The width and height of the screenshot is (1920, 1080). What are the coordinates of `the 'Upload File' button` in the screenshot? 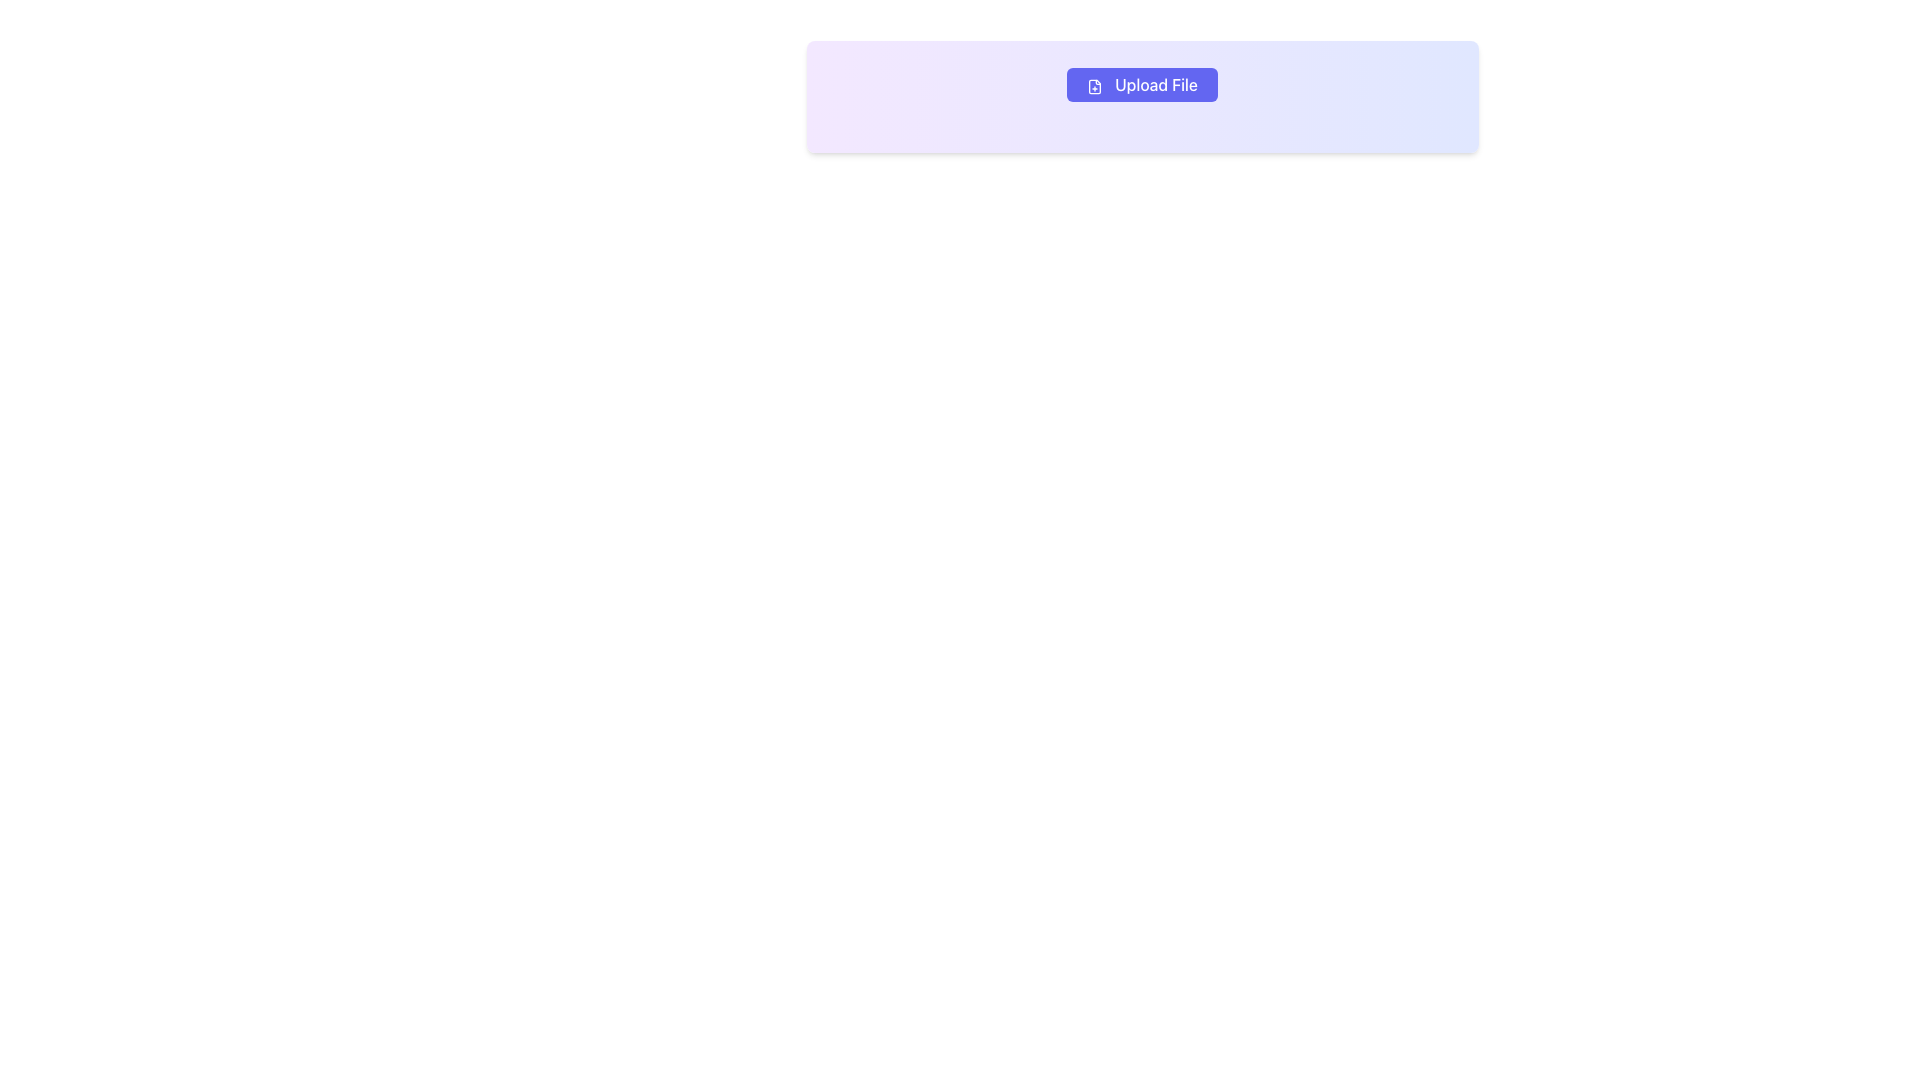 It's located at (1142, 96).